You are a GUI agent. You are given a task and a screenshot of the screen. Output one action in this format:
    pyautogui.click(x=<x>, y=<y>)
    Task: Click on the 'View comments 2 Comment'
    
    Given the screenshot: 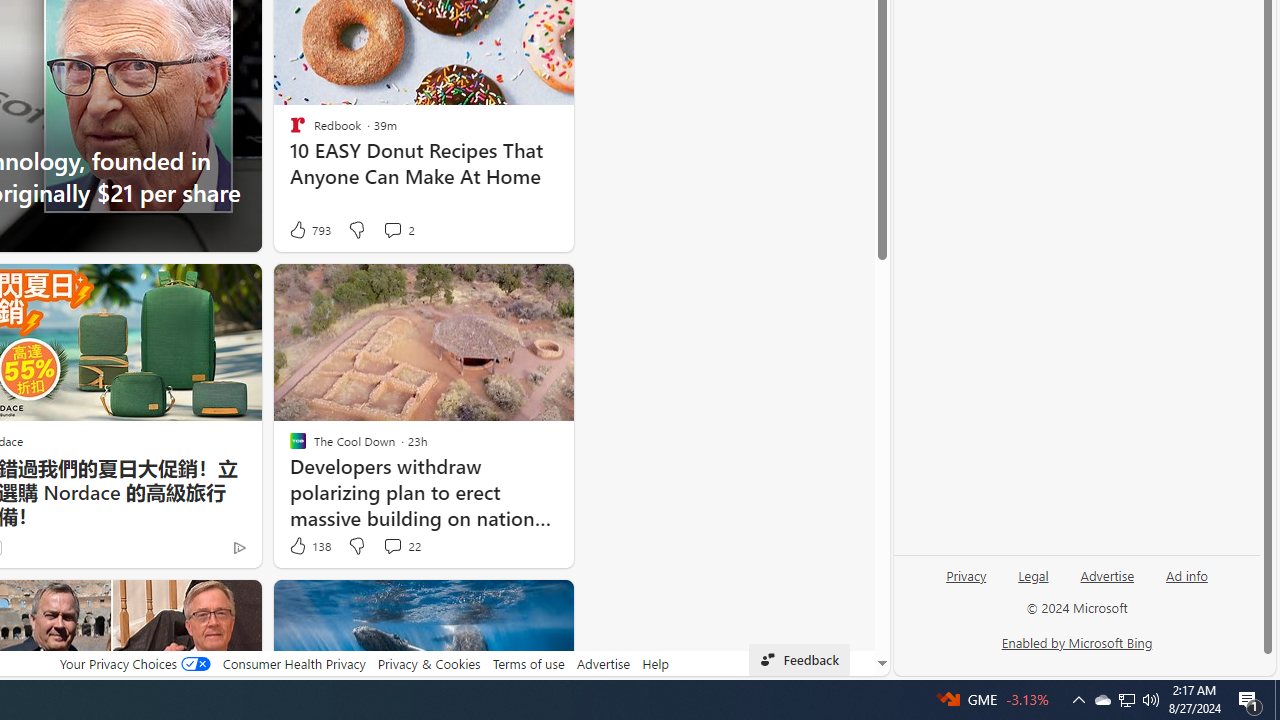 What is the action you would take?
    pyautogui.click(x=398, y=229)
    